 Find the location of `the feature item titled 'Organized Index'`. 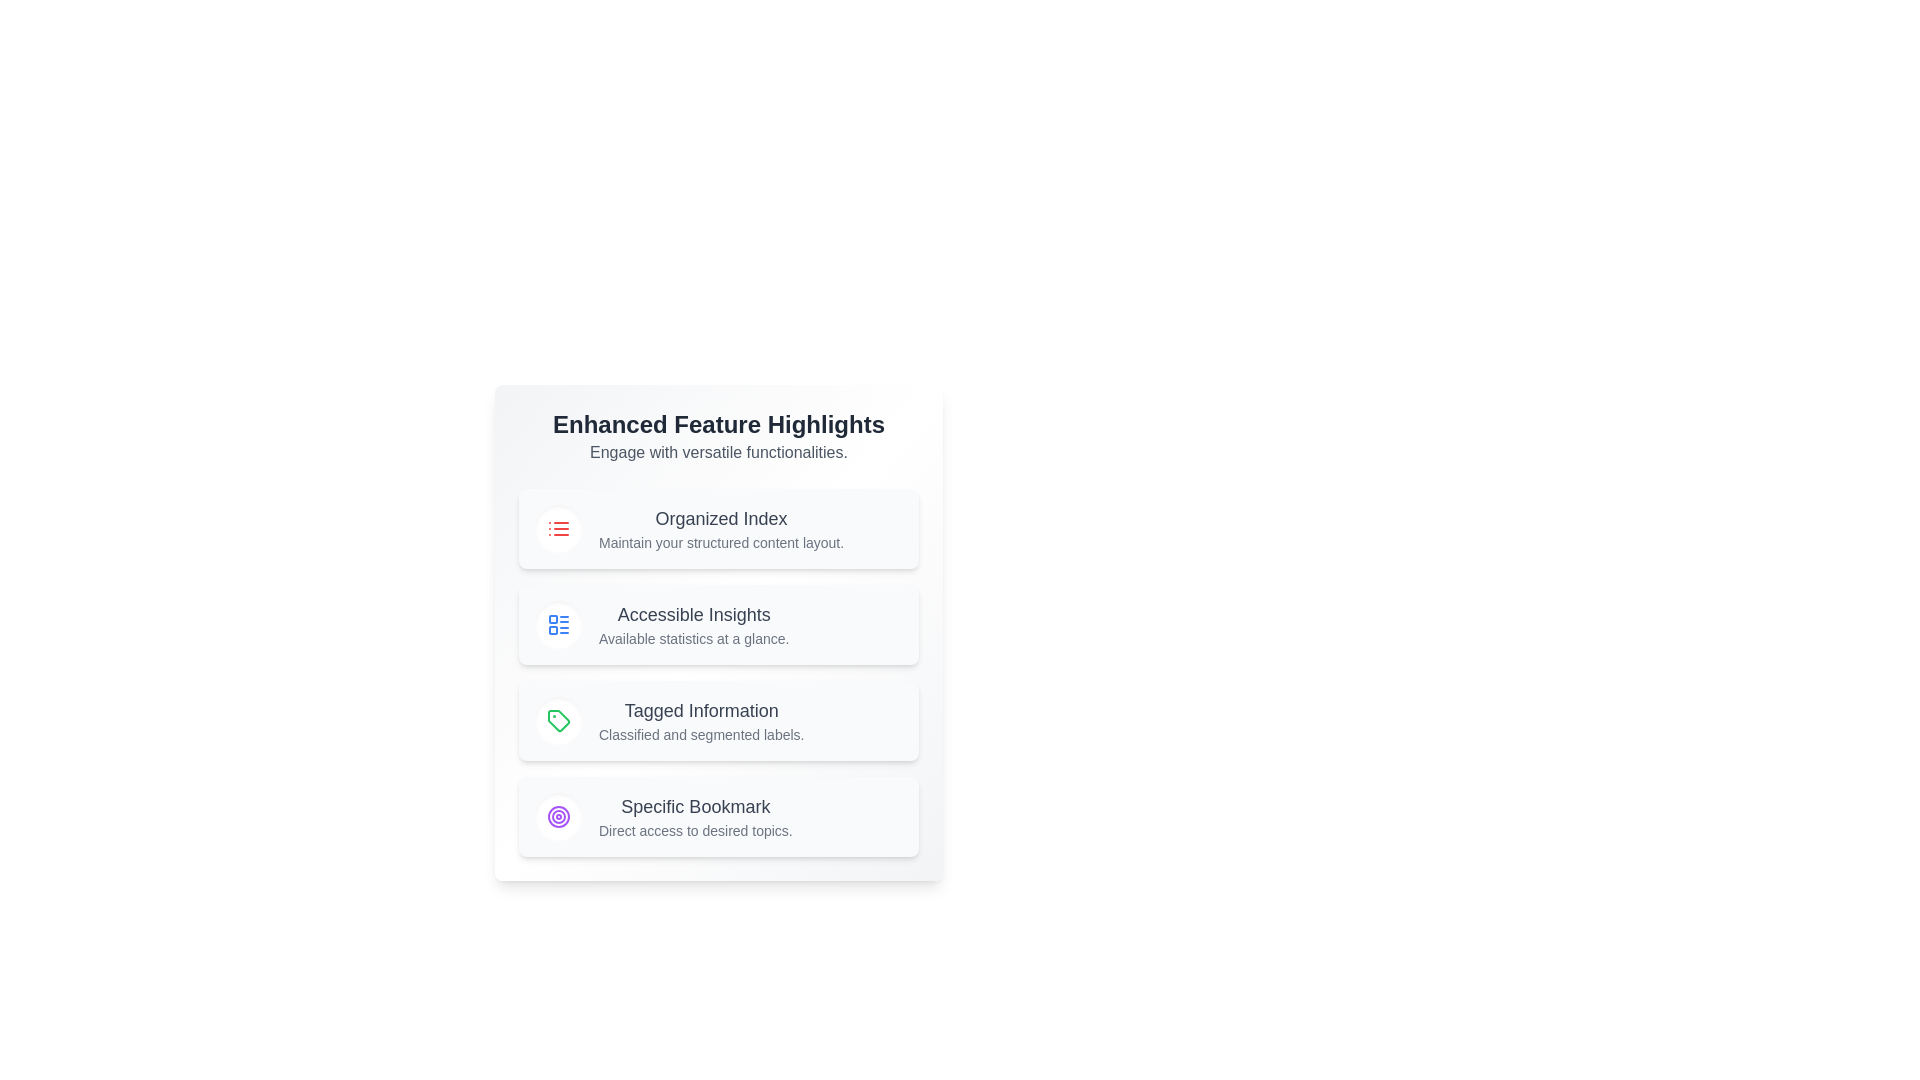

the feature item titled 'Organized Index' is located at coordinates (719, 527).